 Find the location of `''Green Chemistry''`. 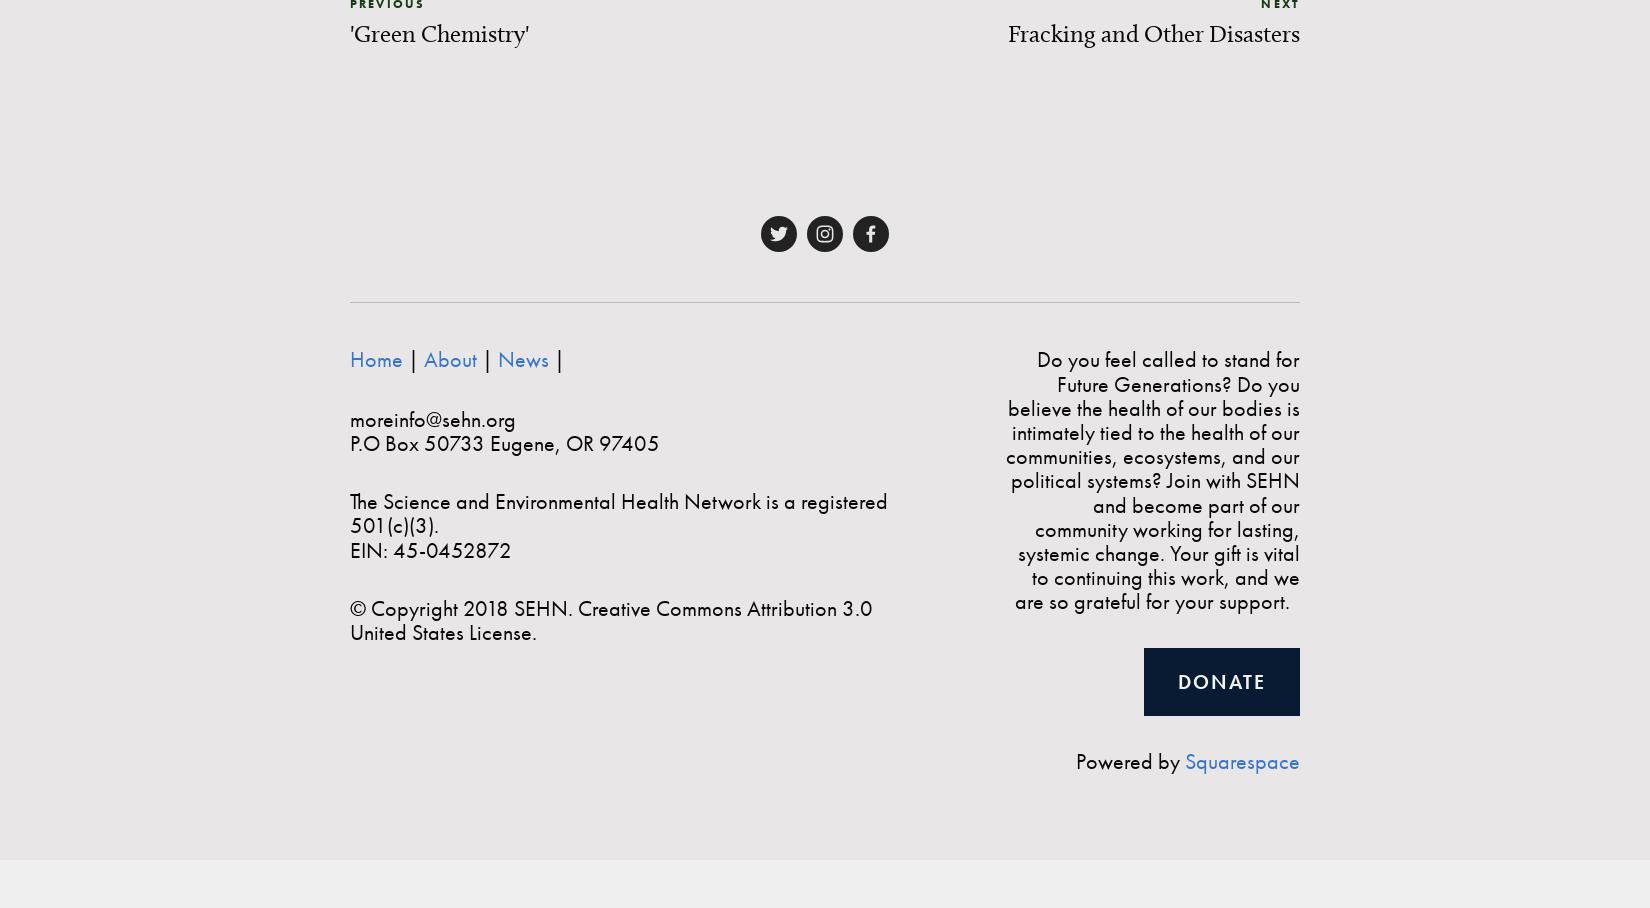

''Green Chemistry'' is located at coordinates (438, 31).